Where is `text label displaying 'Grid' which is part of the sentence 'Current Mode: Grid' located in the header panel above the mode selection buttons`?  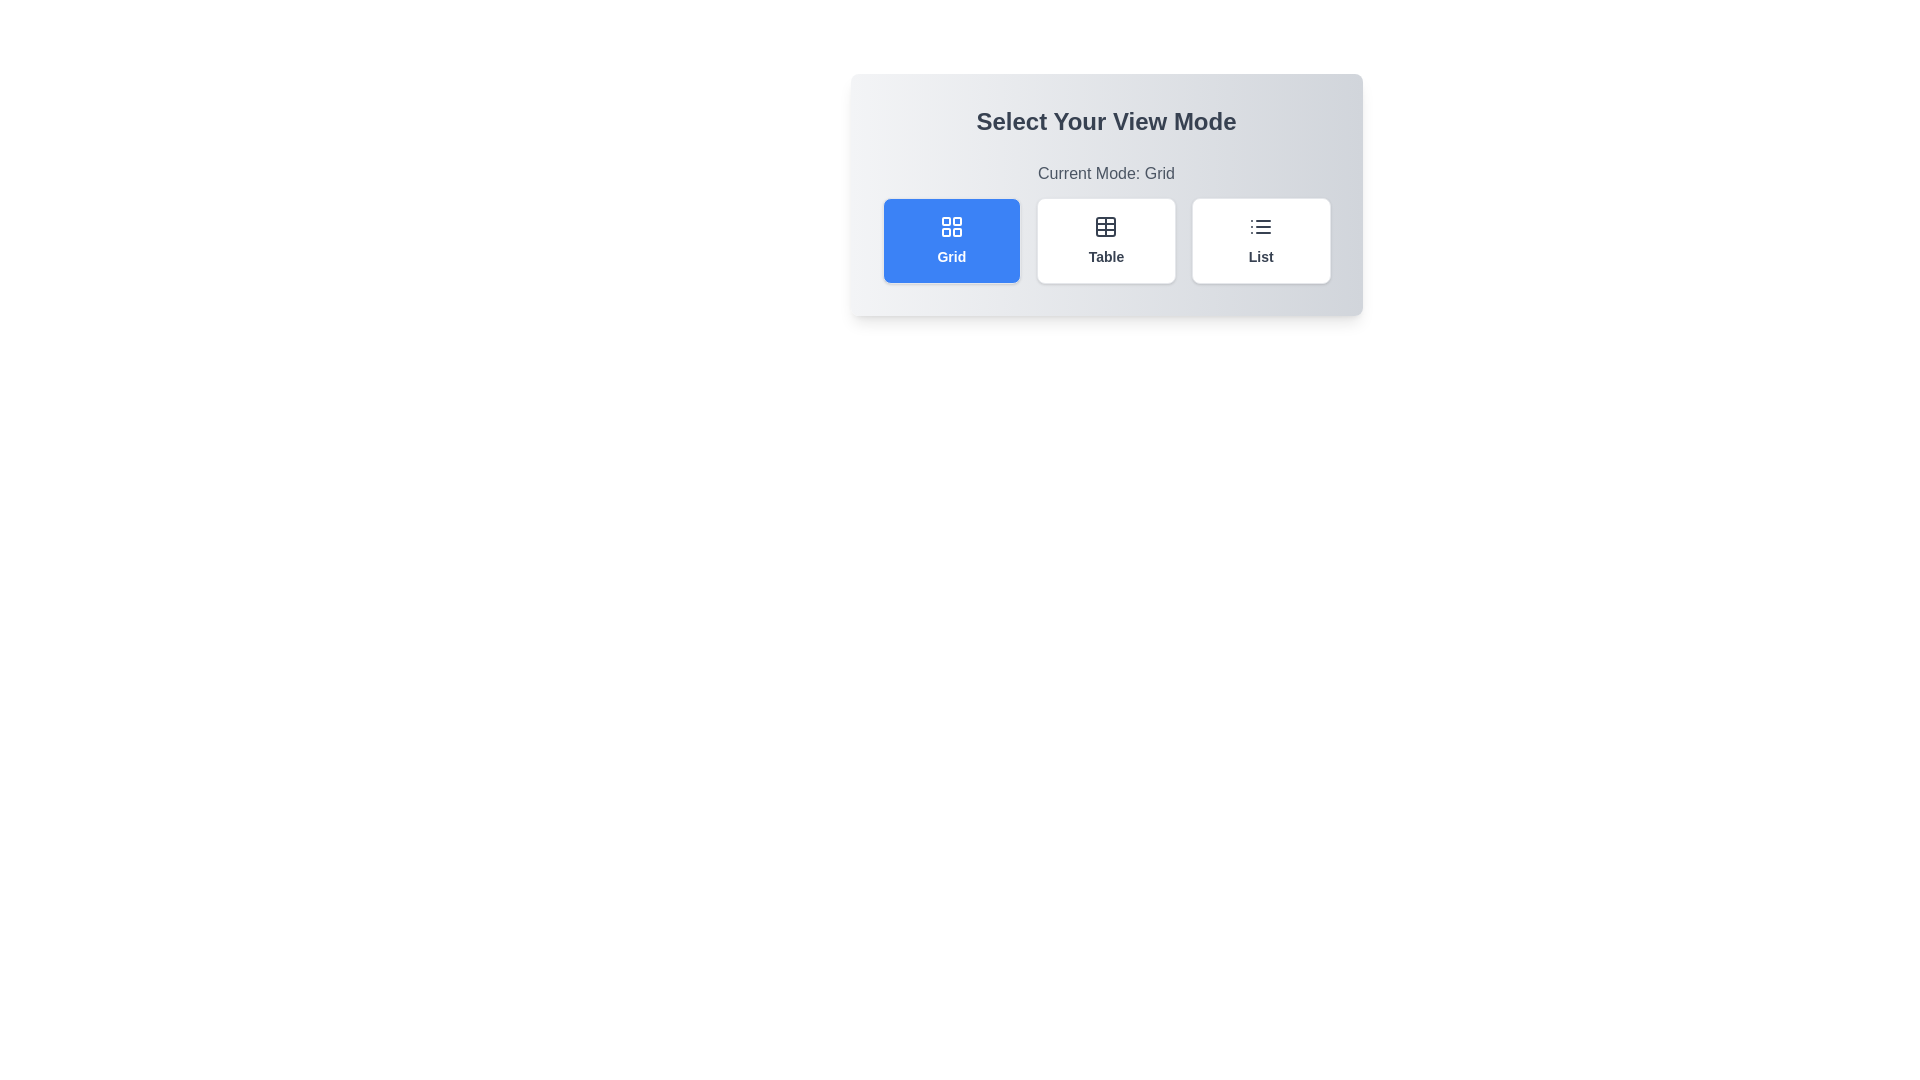 text label displaying 'Grid' which is part of the sentence 'Current Mode: Grid' located in the header panel above the mode selection buttons is located at coordinates (1159, 172).